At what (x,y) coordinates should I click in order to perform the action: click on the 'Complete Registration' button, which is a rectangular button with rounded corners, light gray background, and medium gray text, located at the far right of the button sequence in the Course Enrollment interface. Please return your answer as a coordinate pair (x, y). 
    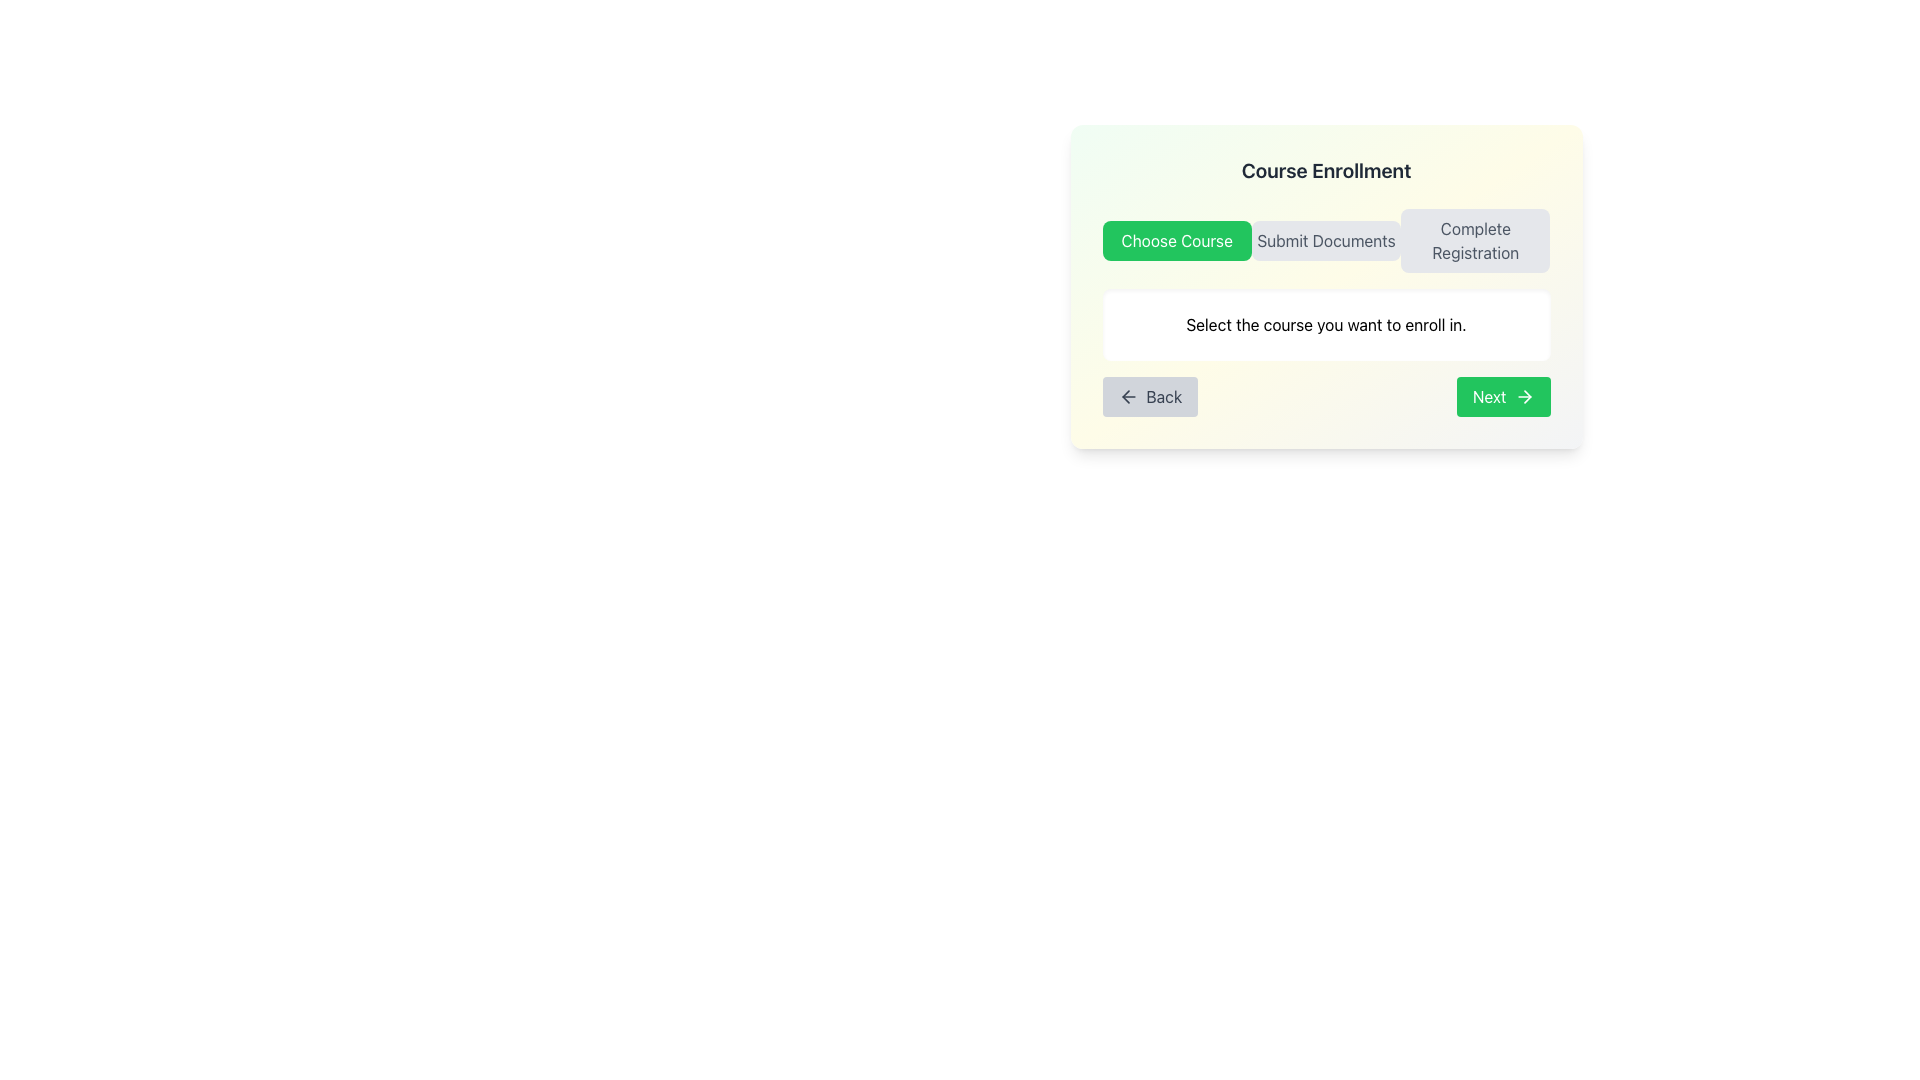
    Looking at the image, I should click on (1475, 239).